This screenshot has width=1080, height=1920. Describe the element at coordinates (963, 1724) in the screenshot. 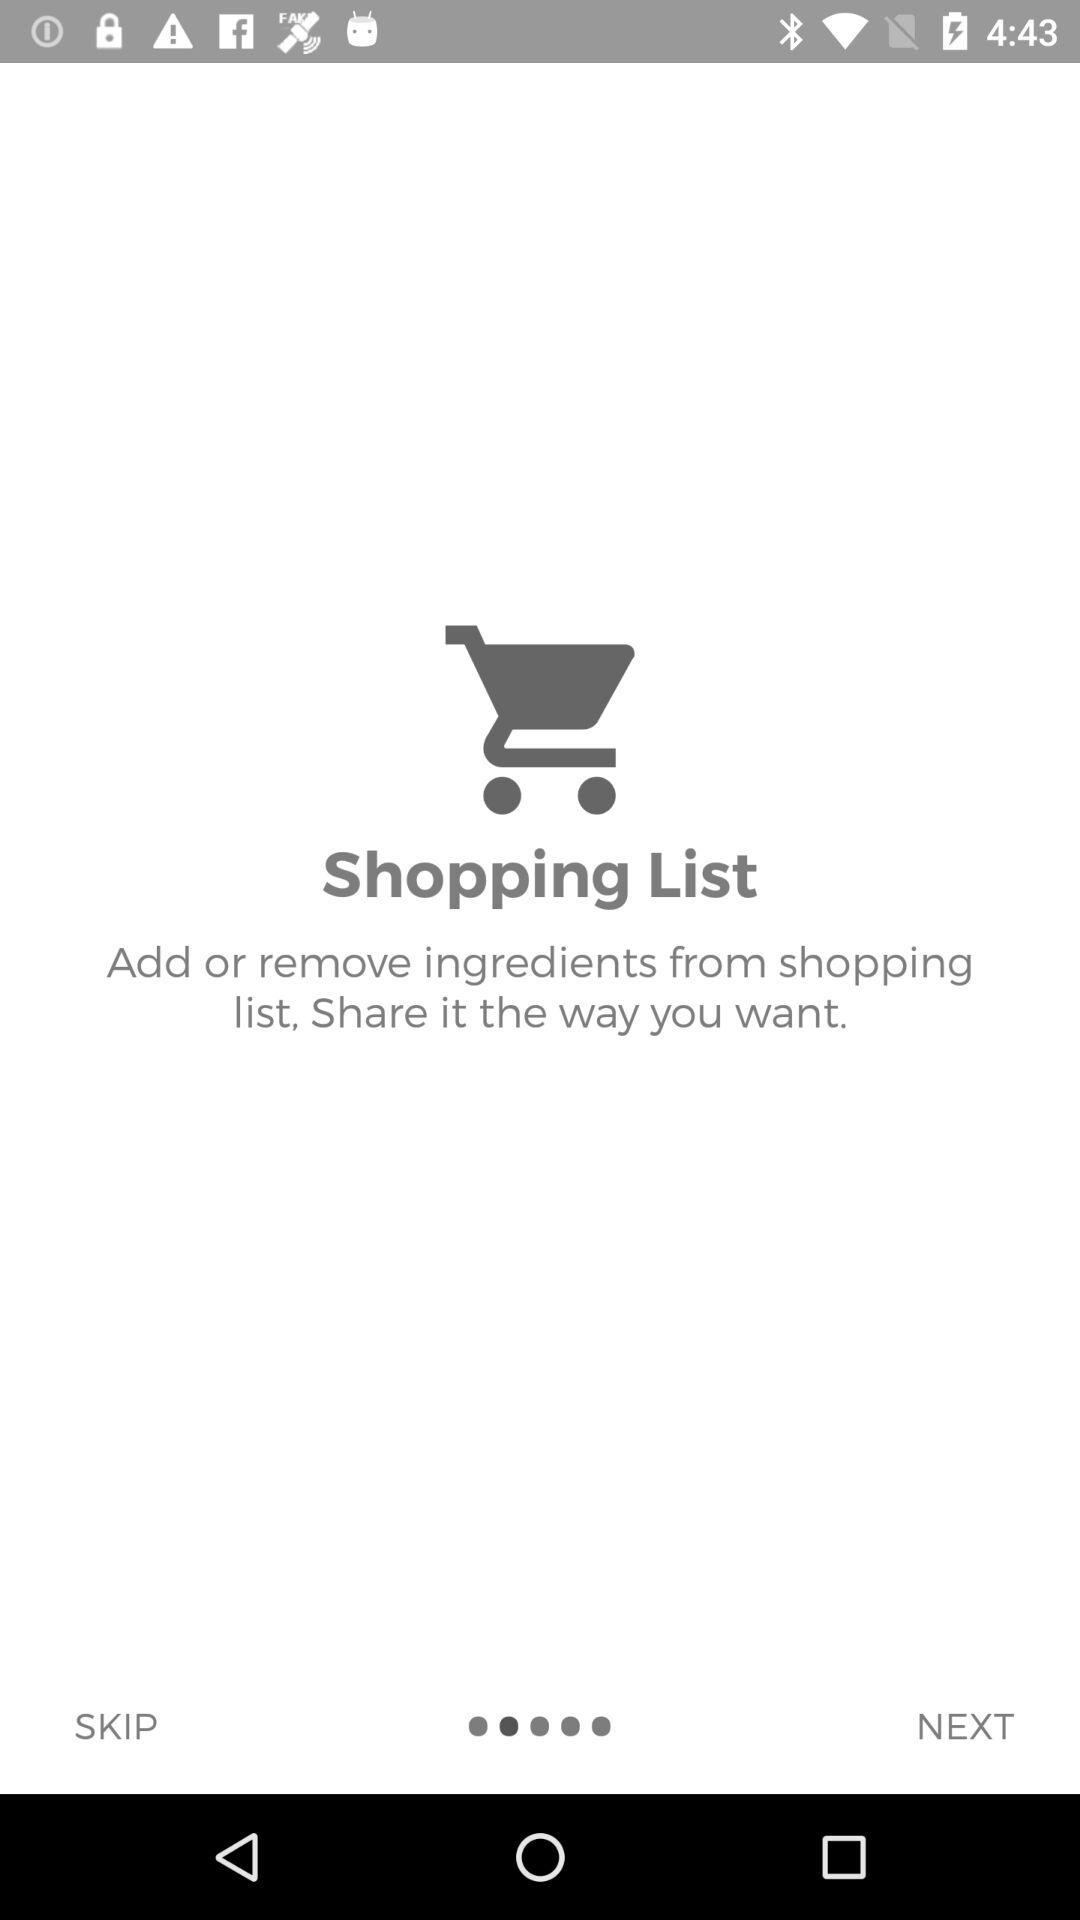

I see `next at the bottom right corner` at that location.